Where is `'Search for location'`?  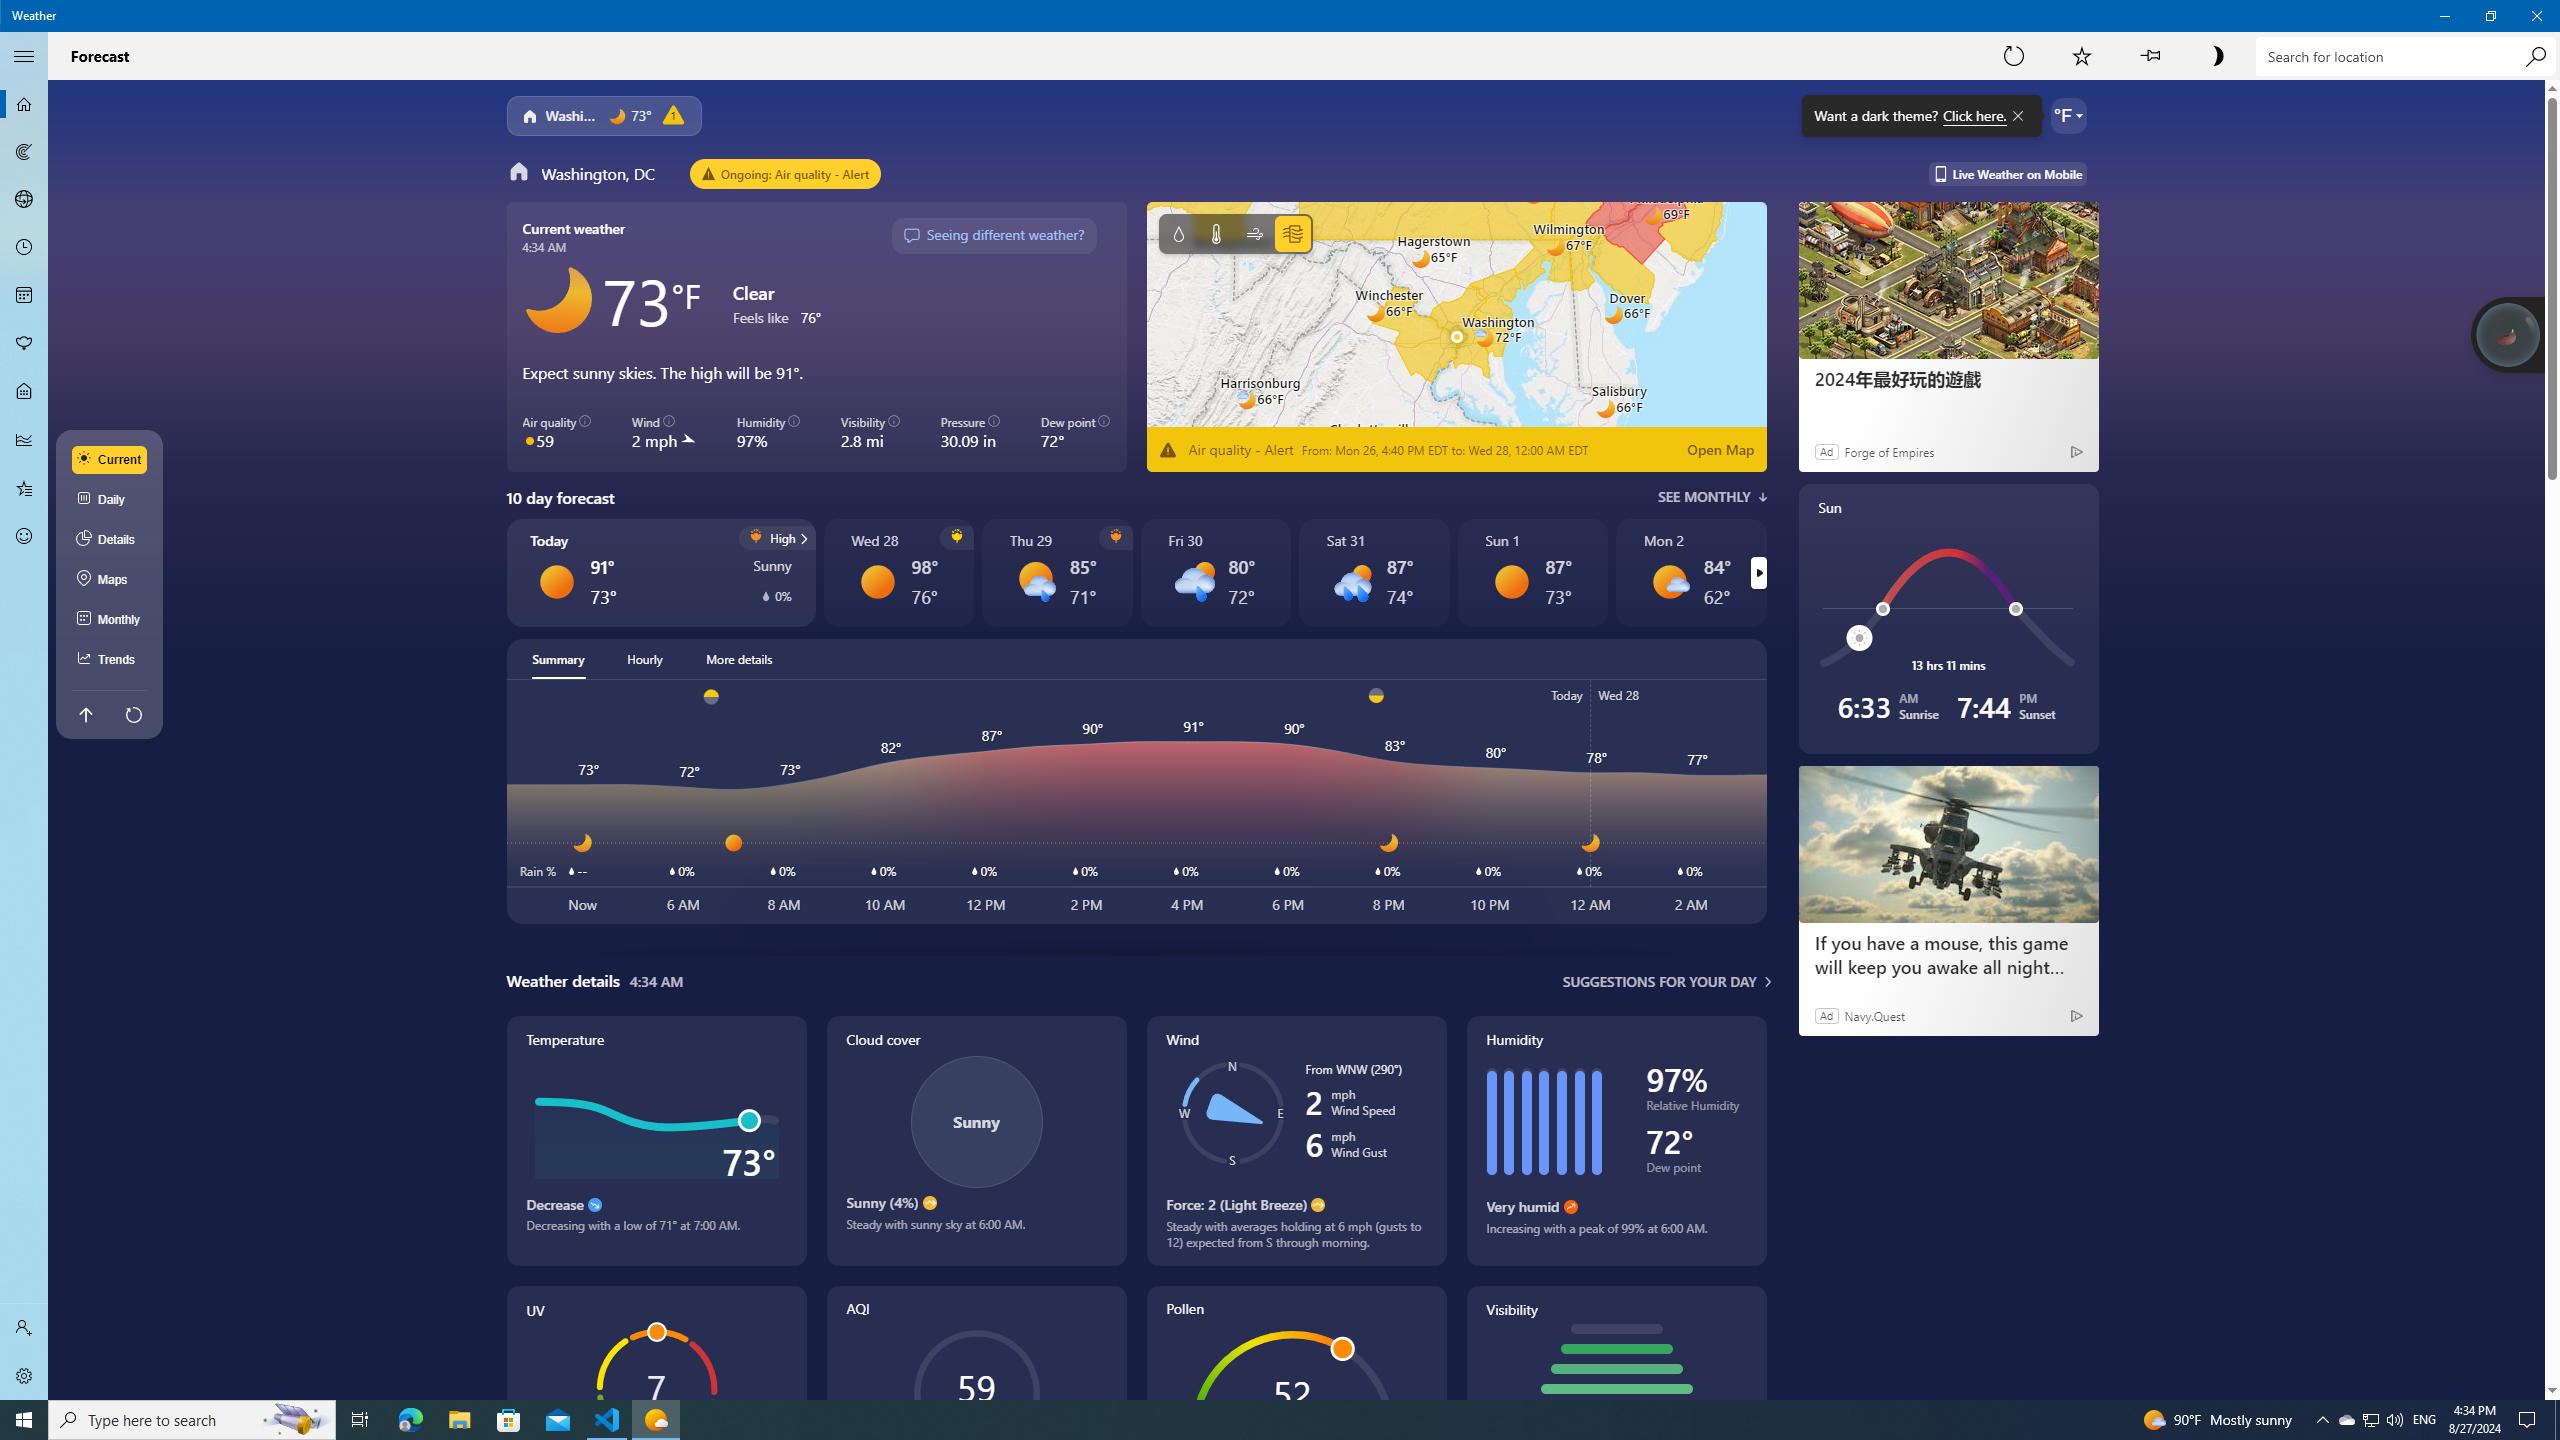 'Search for location' is located at coordinates (2405, 55).